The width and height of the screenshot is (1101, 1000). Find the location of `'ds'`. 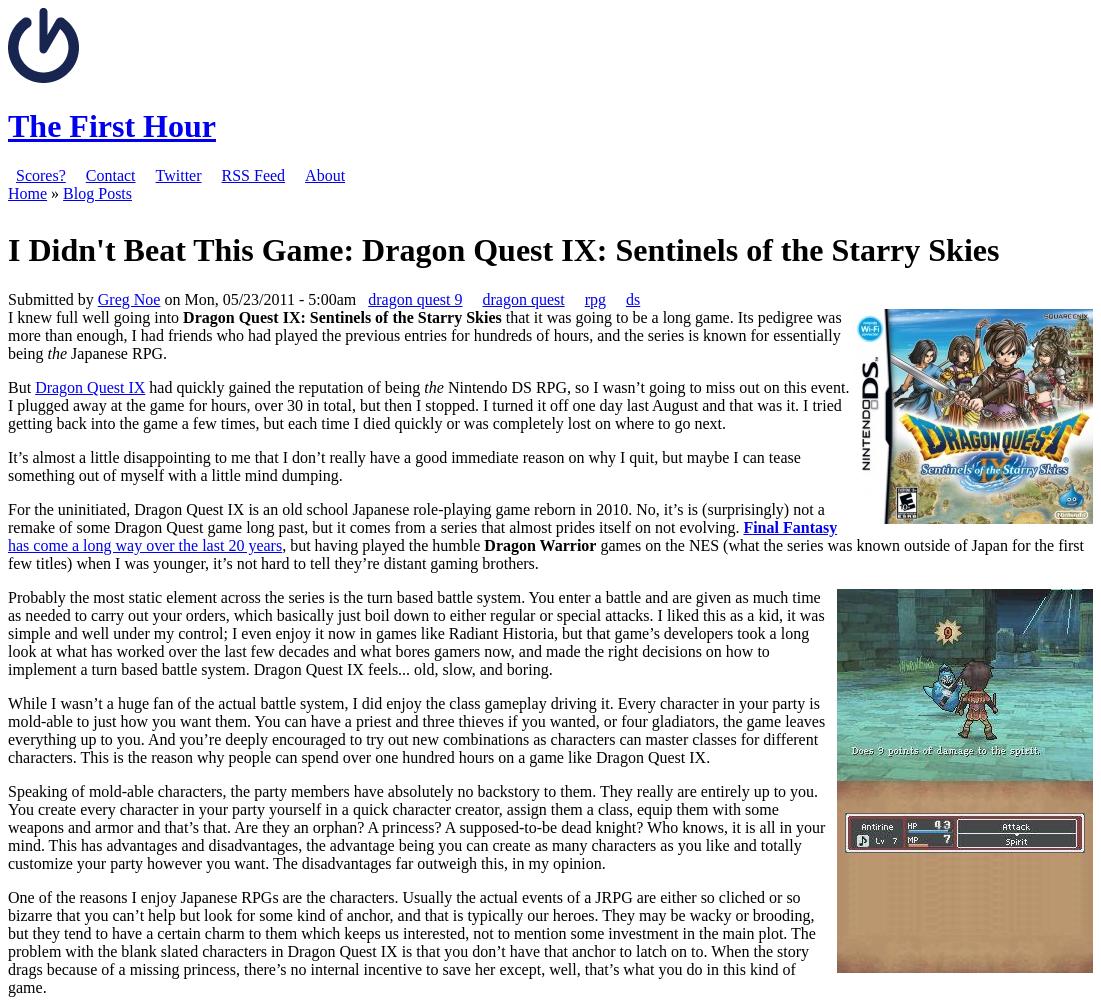

'ds' is located at coordinates (631, 298).